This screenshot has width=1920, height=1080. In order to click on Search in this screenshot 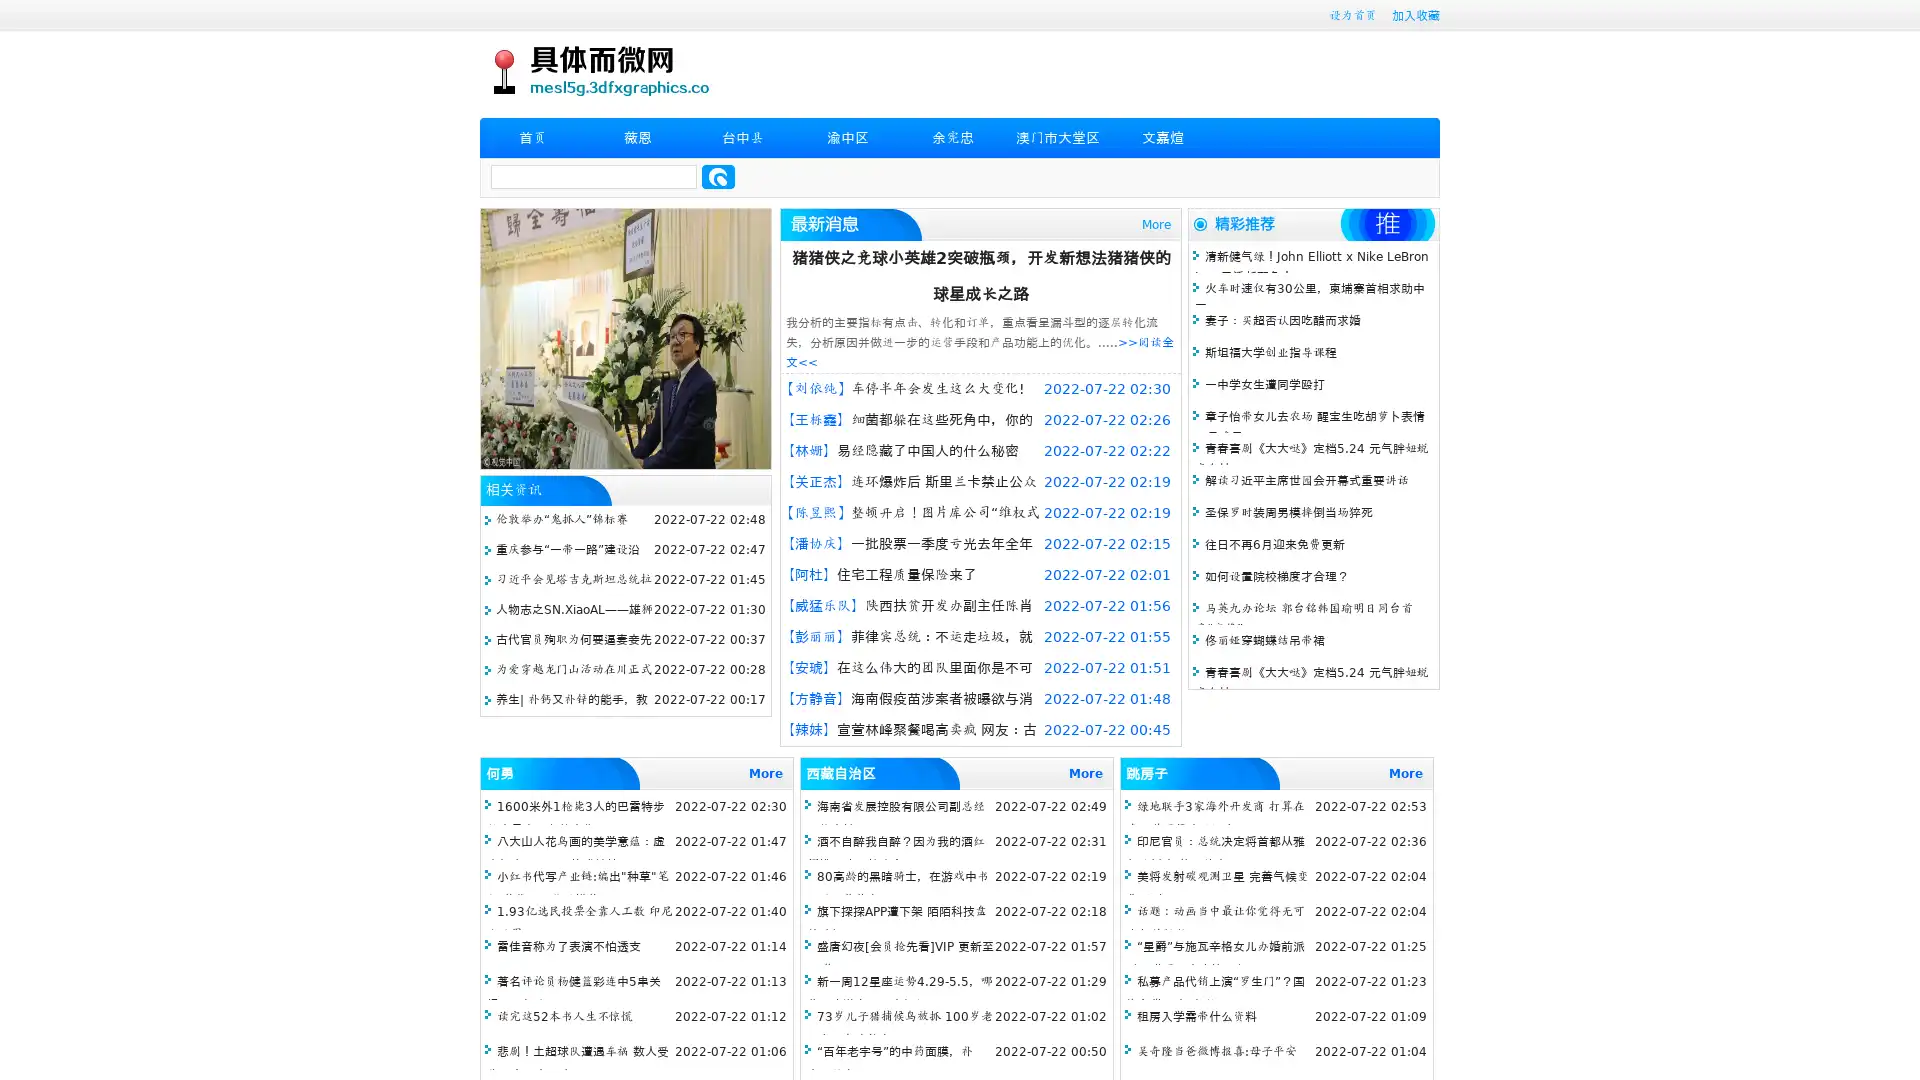, I will do `click(718, 176)`.